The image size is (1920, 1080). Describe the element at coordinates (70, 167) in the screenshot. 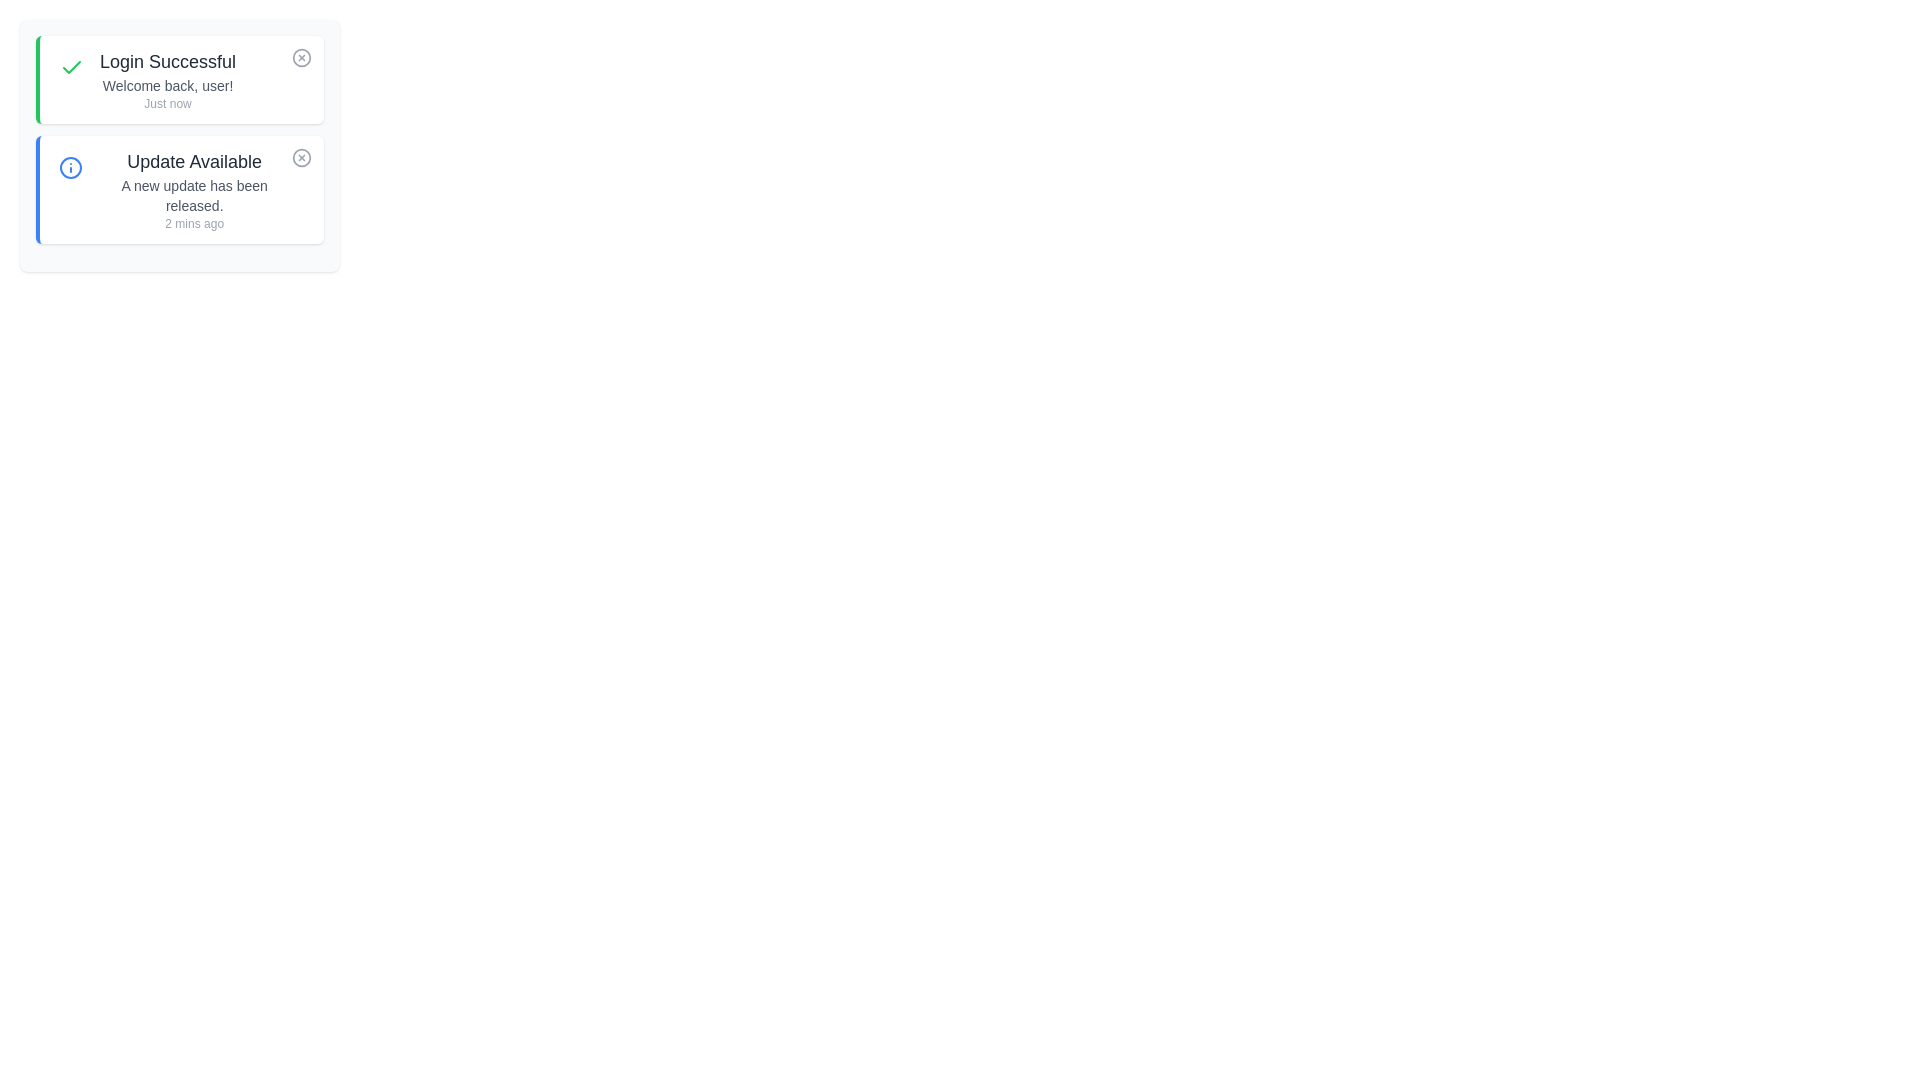

I see `the circular blue outlined icon with a white interior and 'i' symbol in the top-left corner of the 'Update Available' notification box` at that location.